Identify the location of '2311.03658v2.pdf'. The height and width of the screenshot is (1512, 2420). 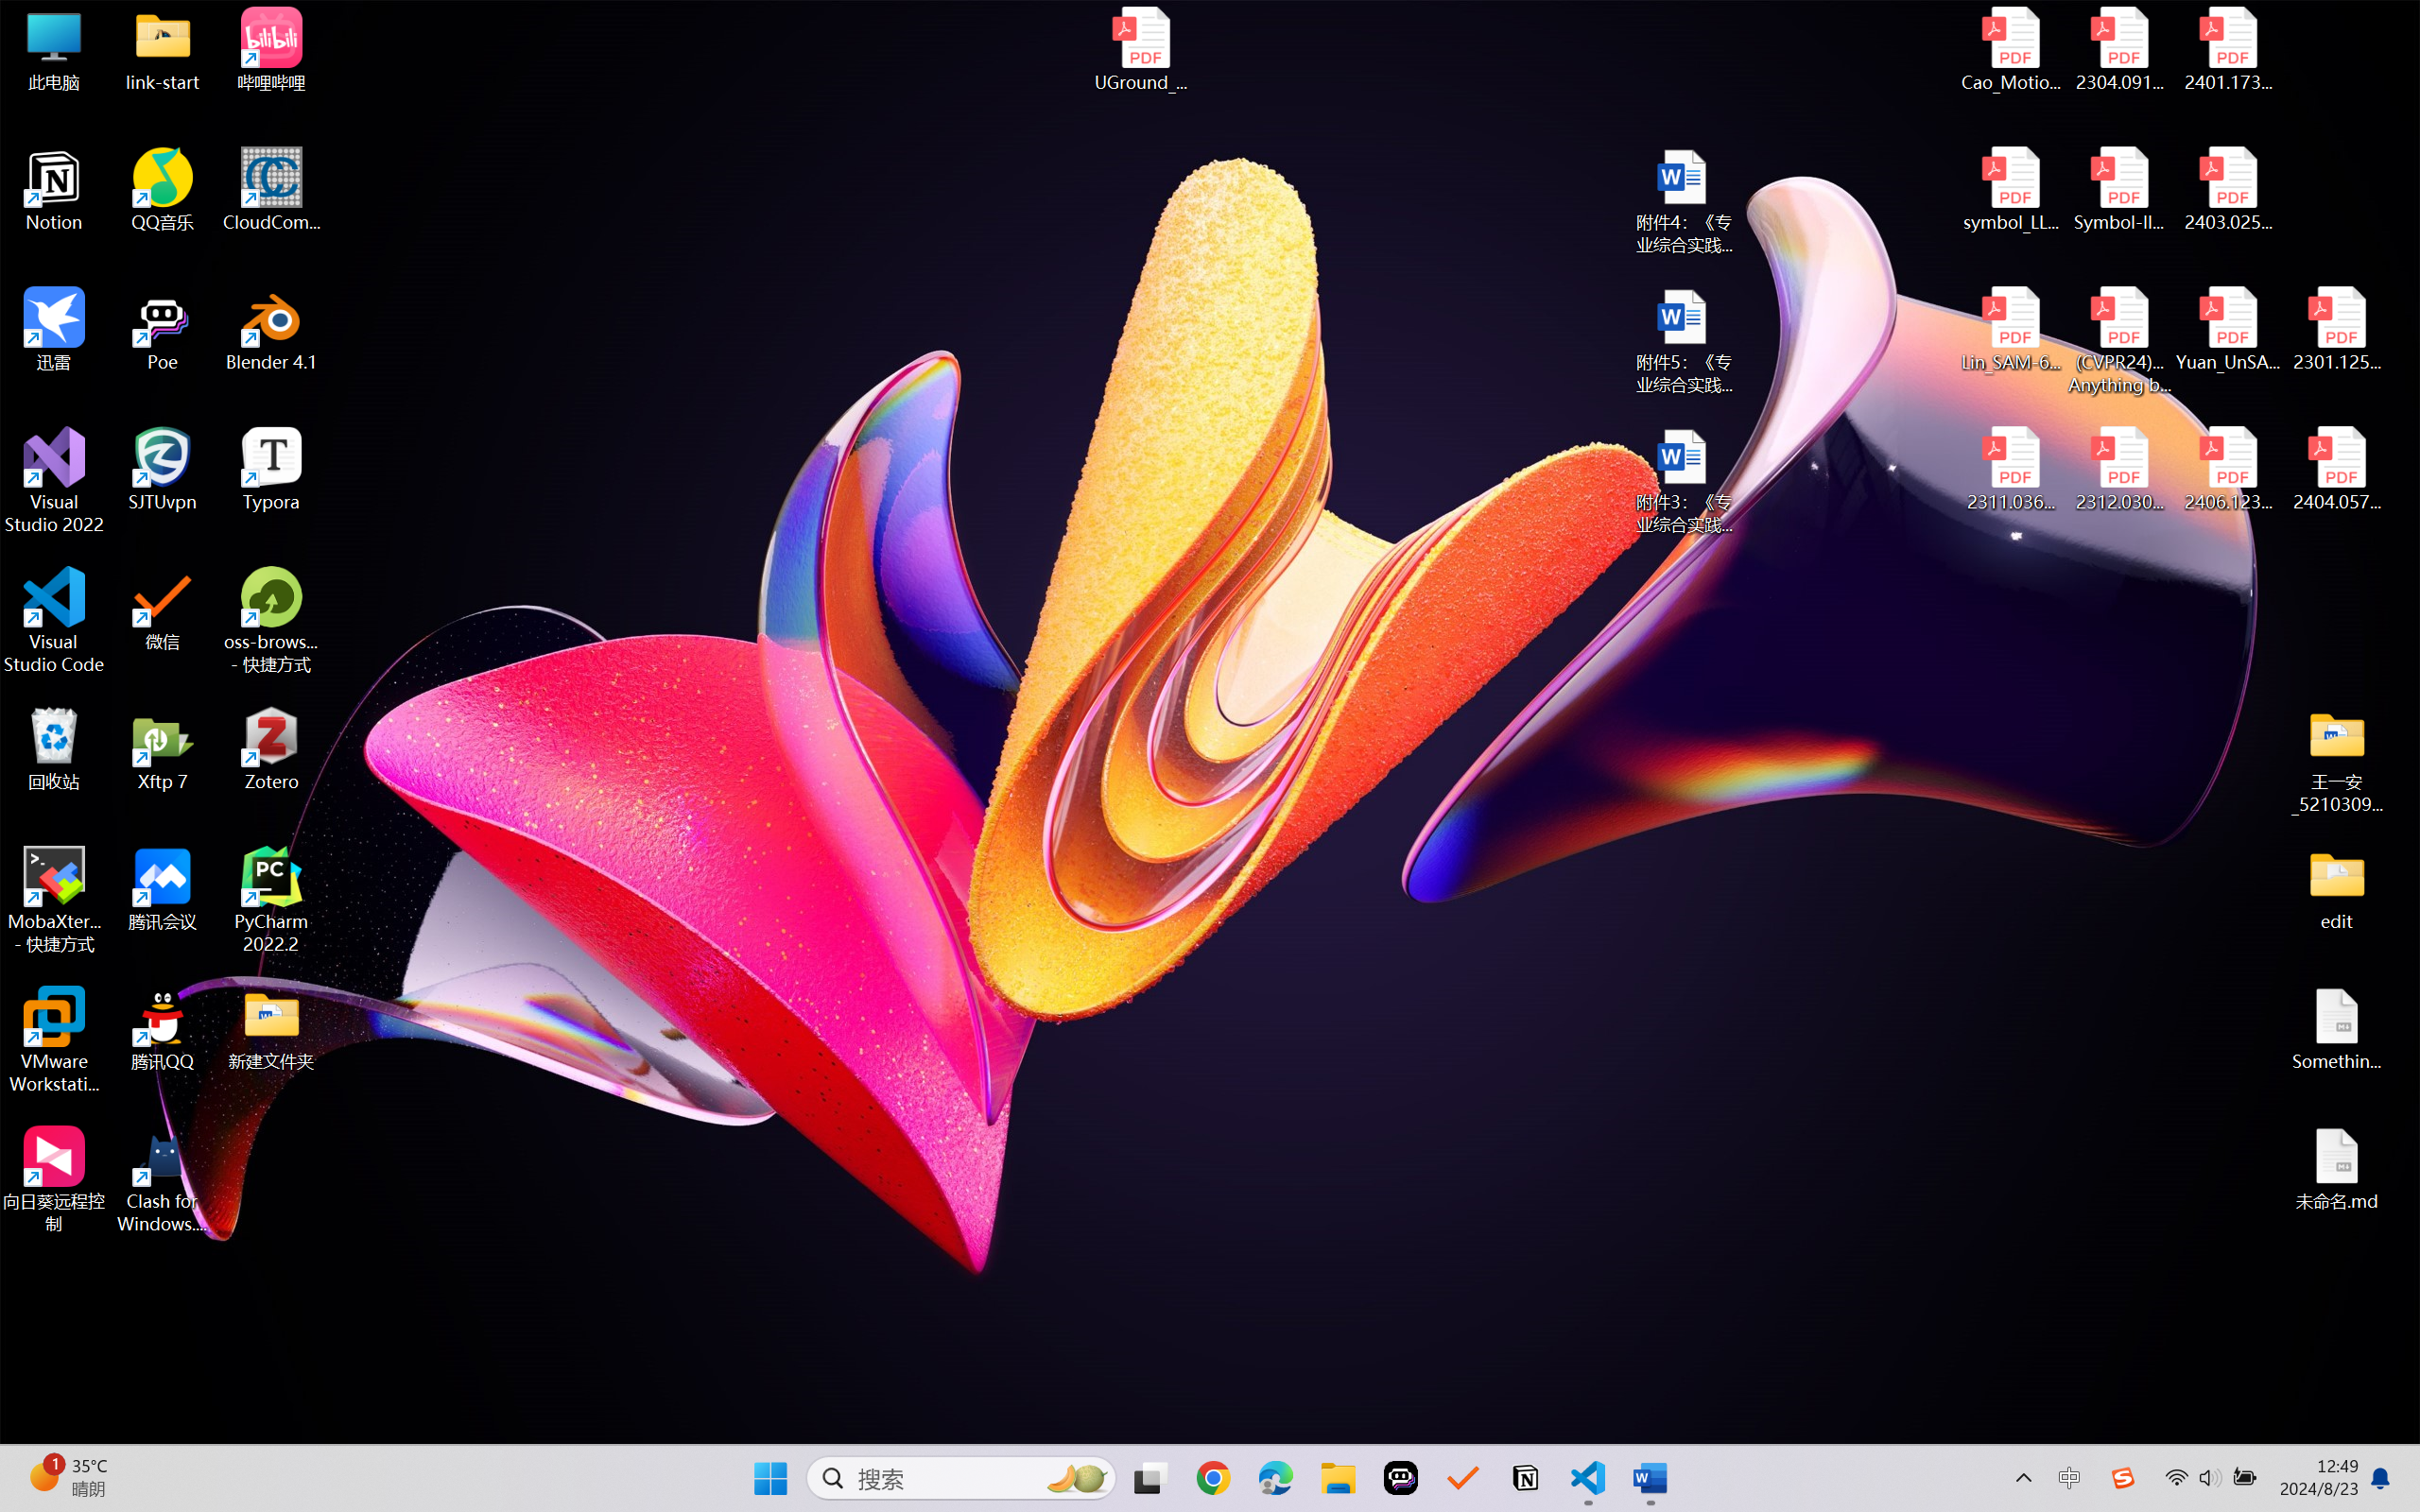
(2011, 469).